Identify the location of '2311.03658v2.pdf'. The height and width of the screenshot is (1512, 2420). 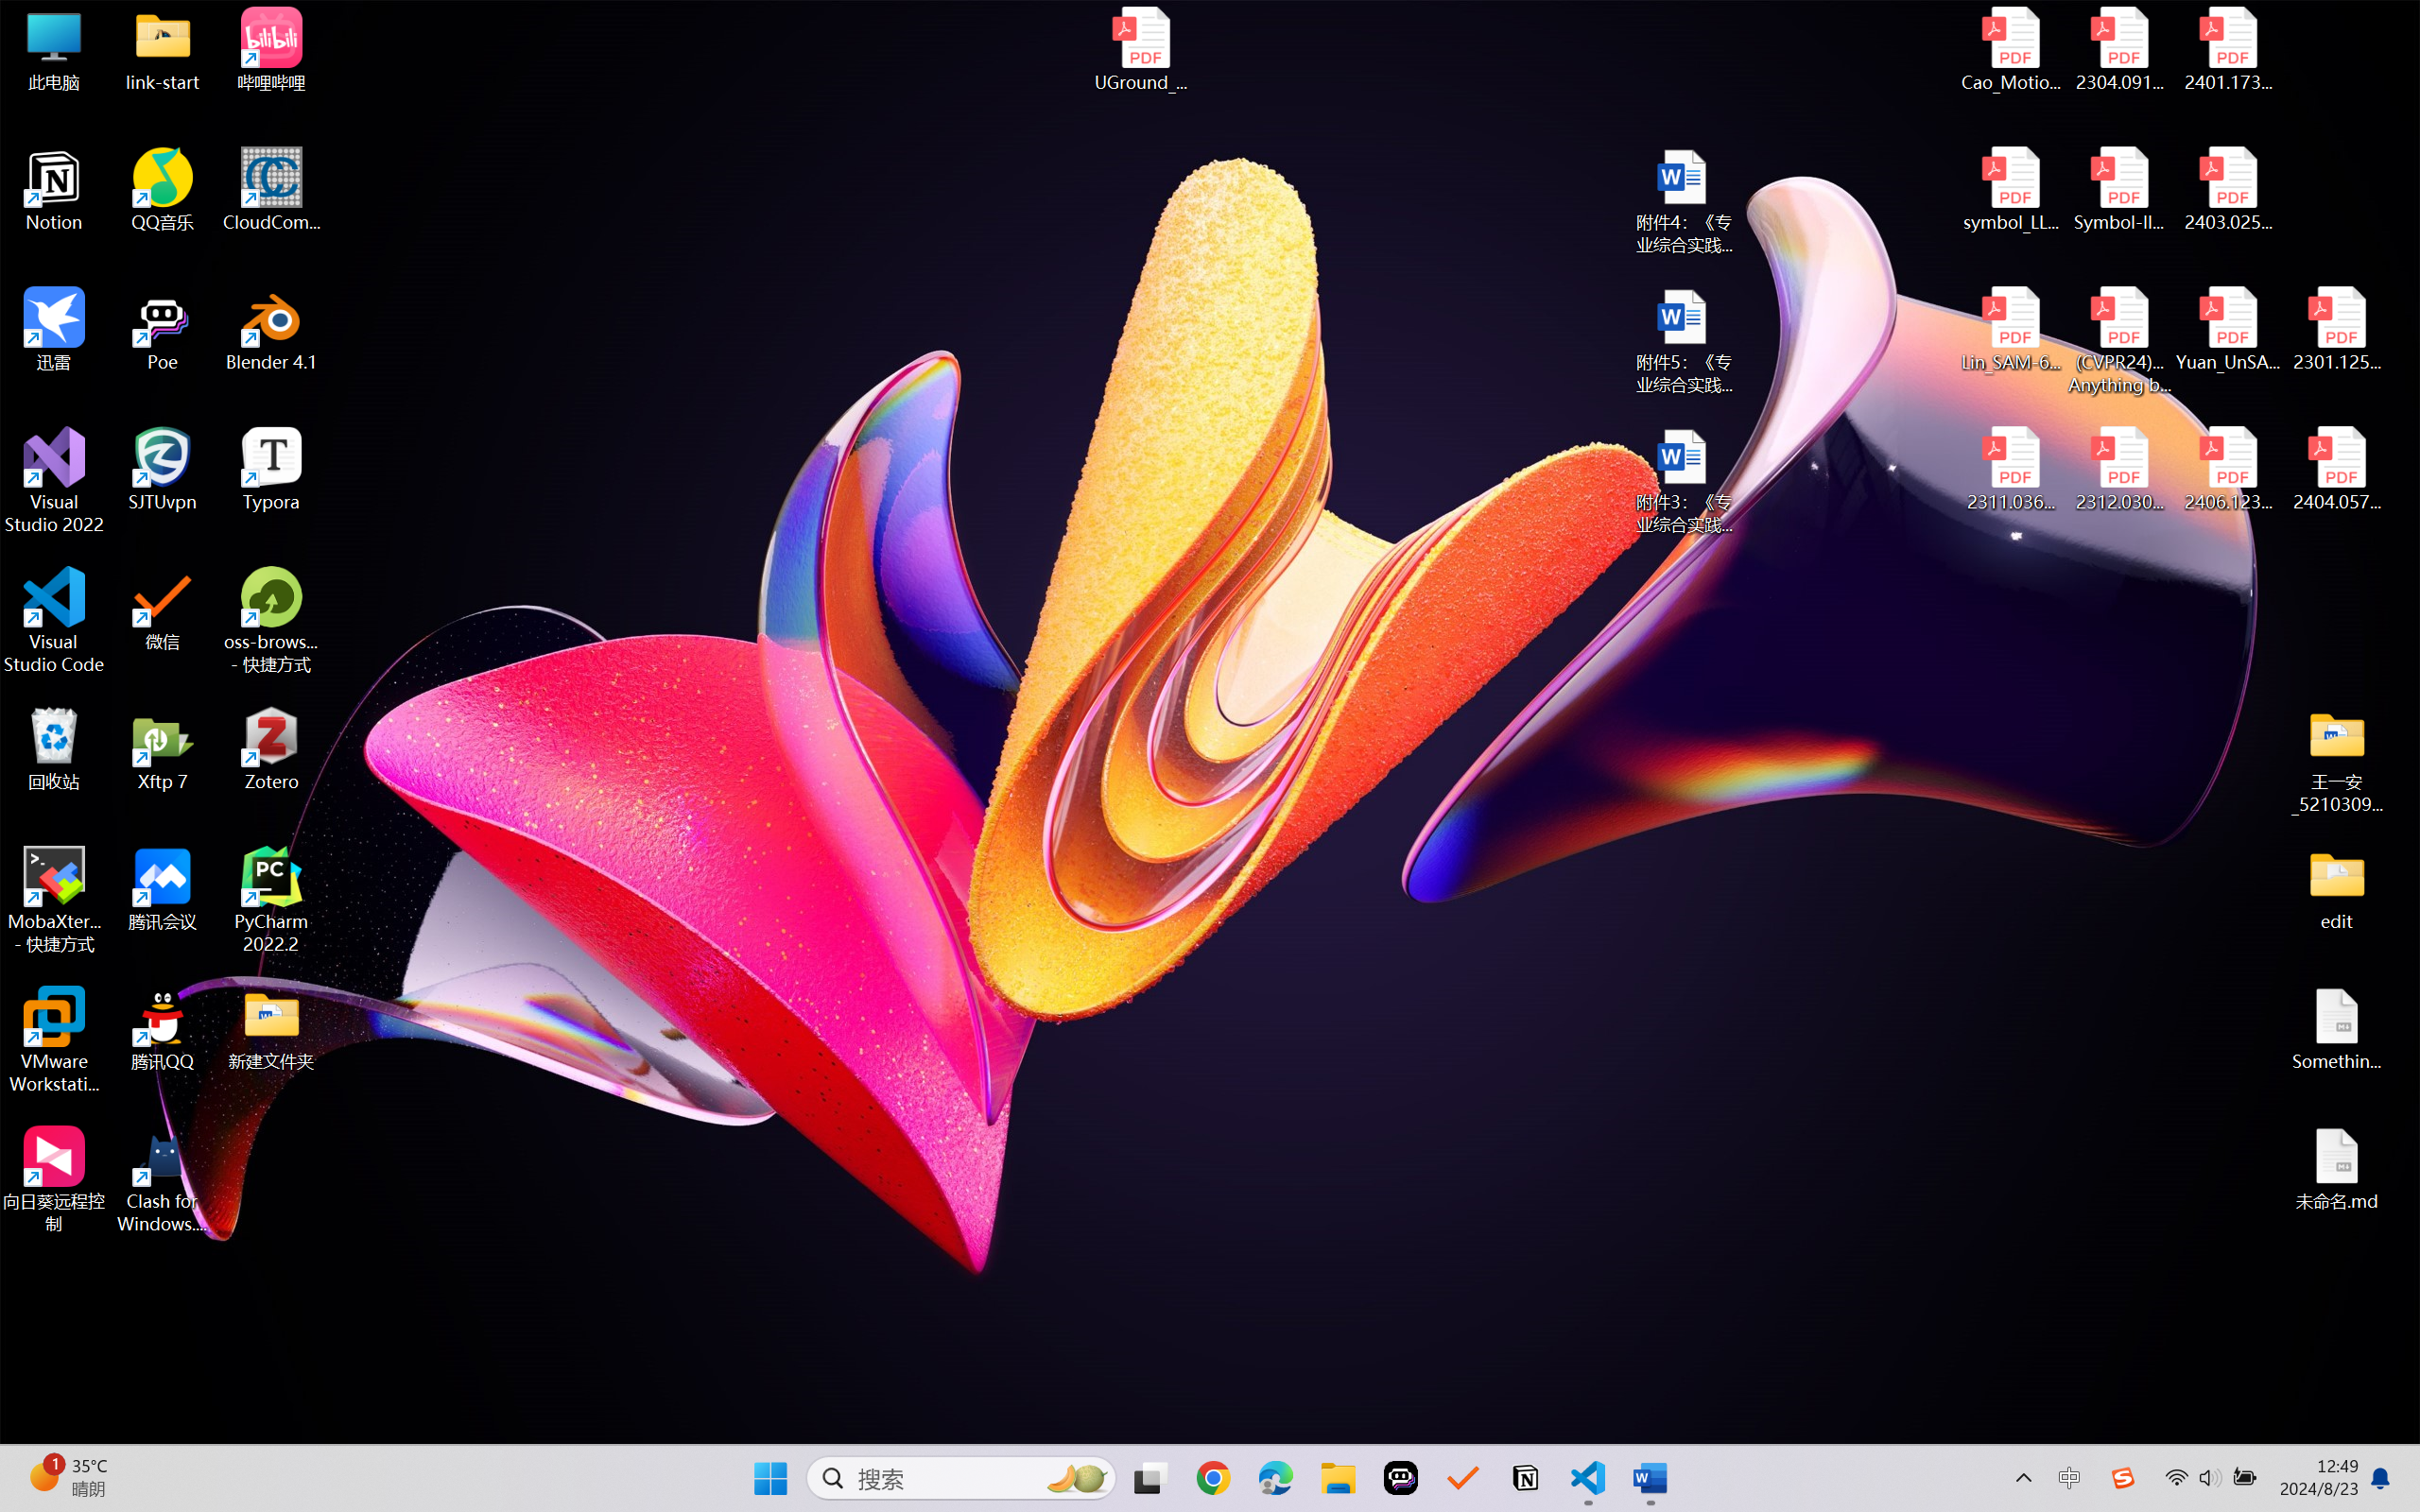
(2011, 469).